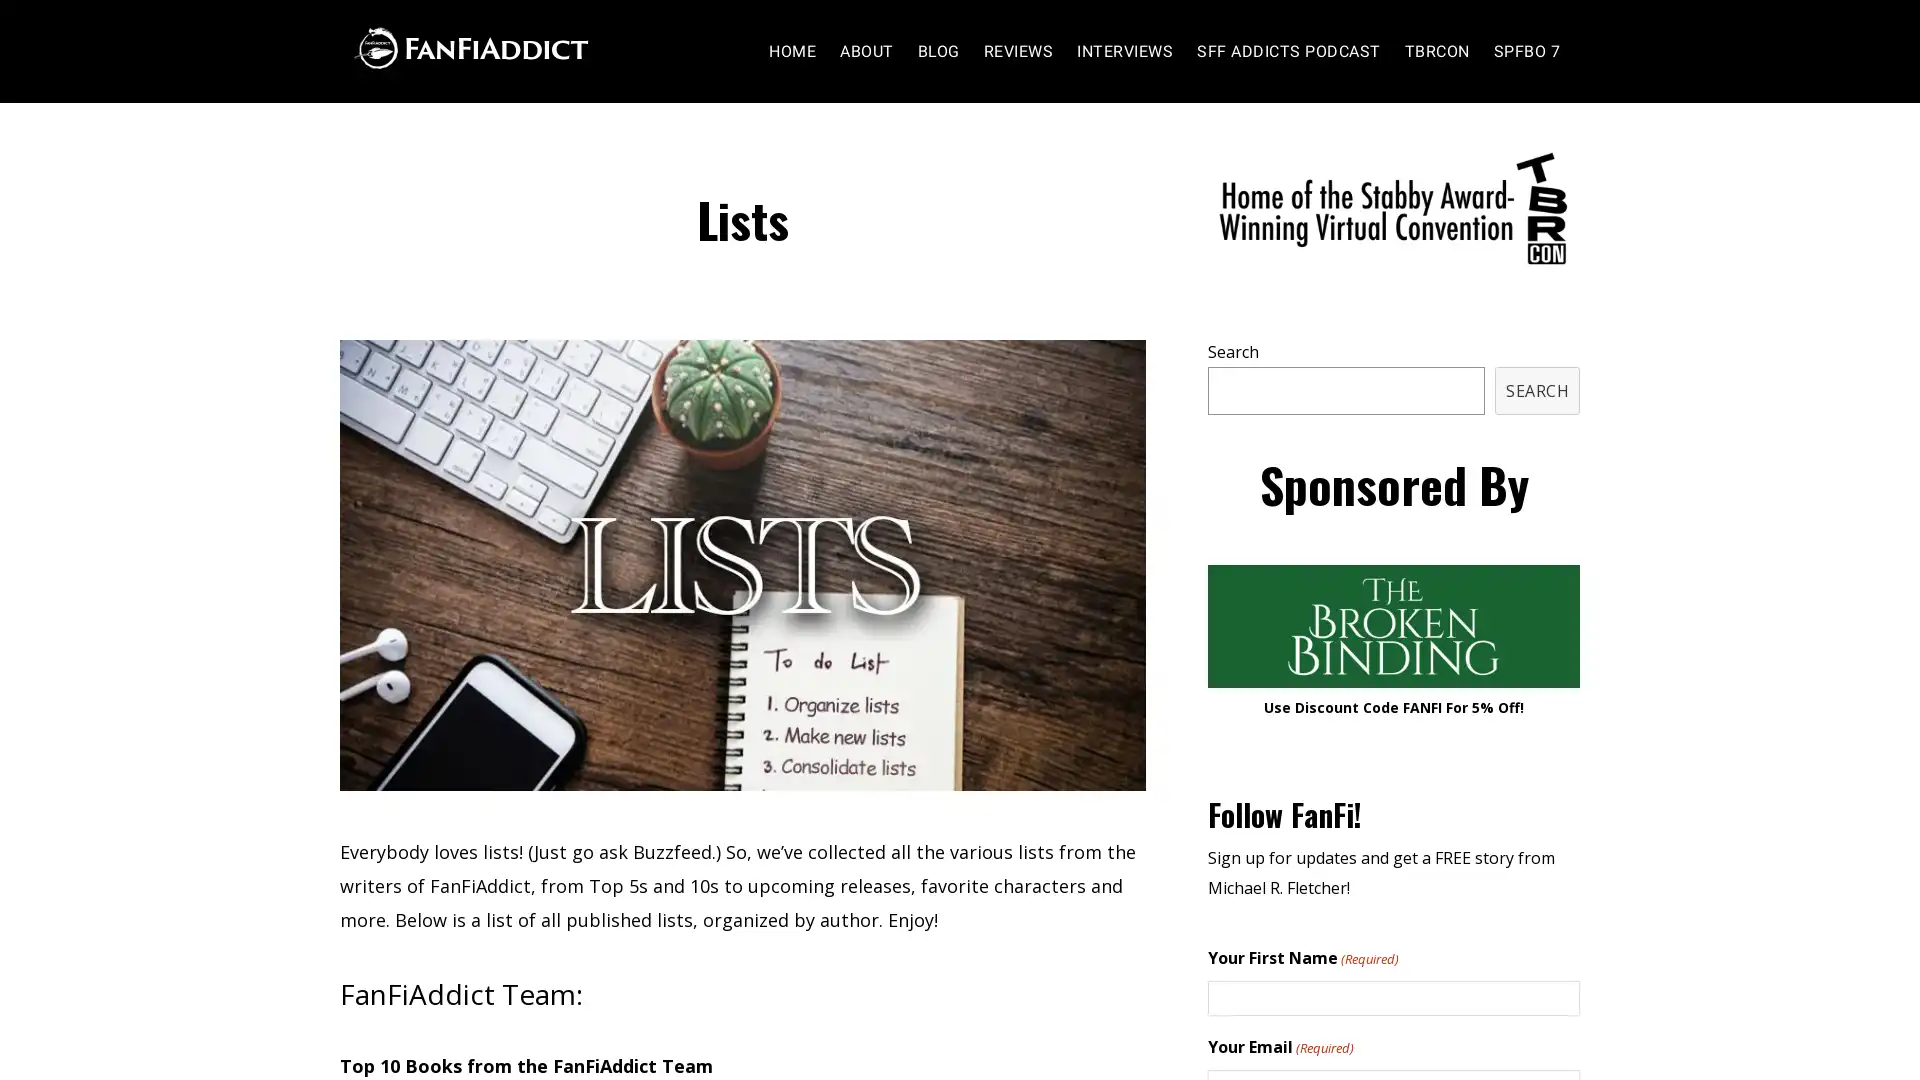  I want to click on SEARCH, so click(1536, 389).